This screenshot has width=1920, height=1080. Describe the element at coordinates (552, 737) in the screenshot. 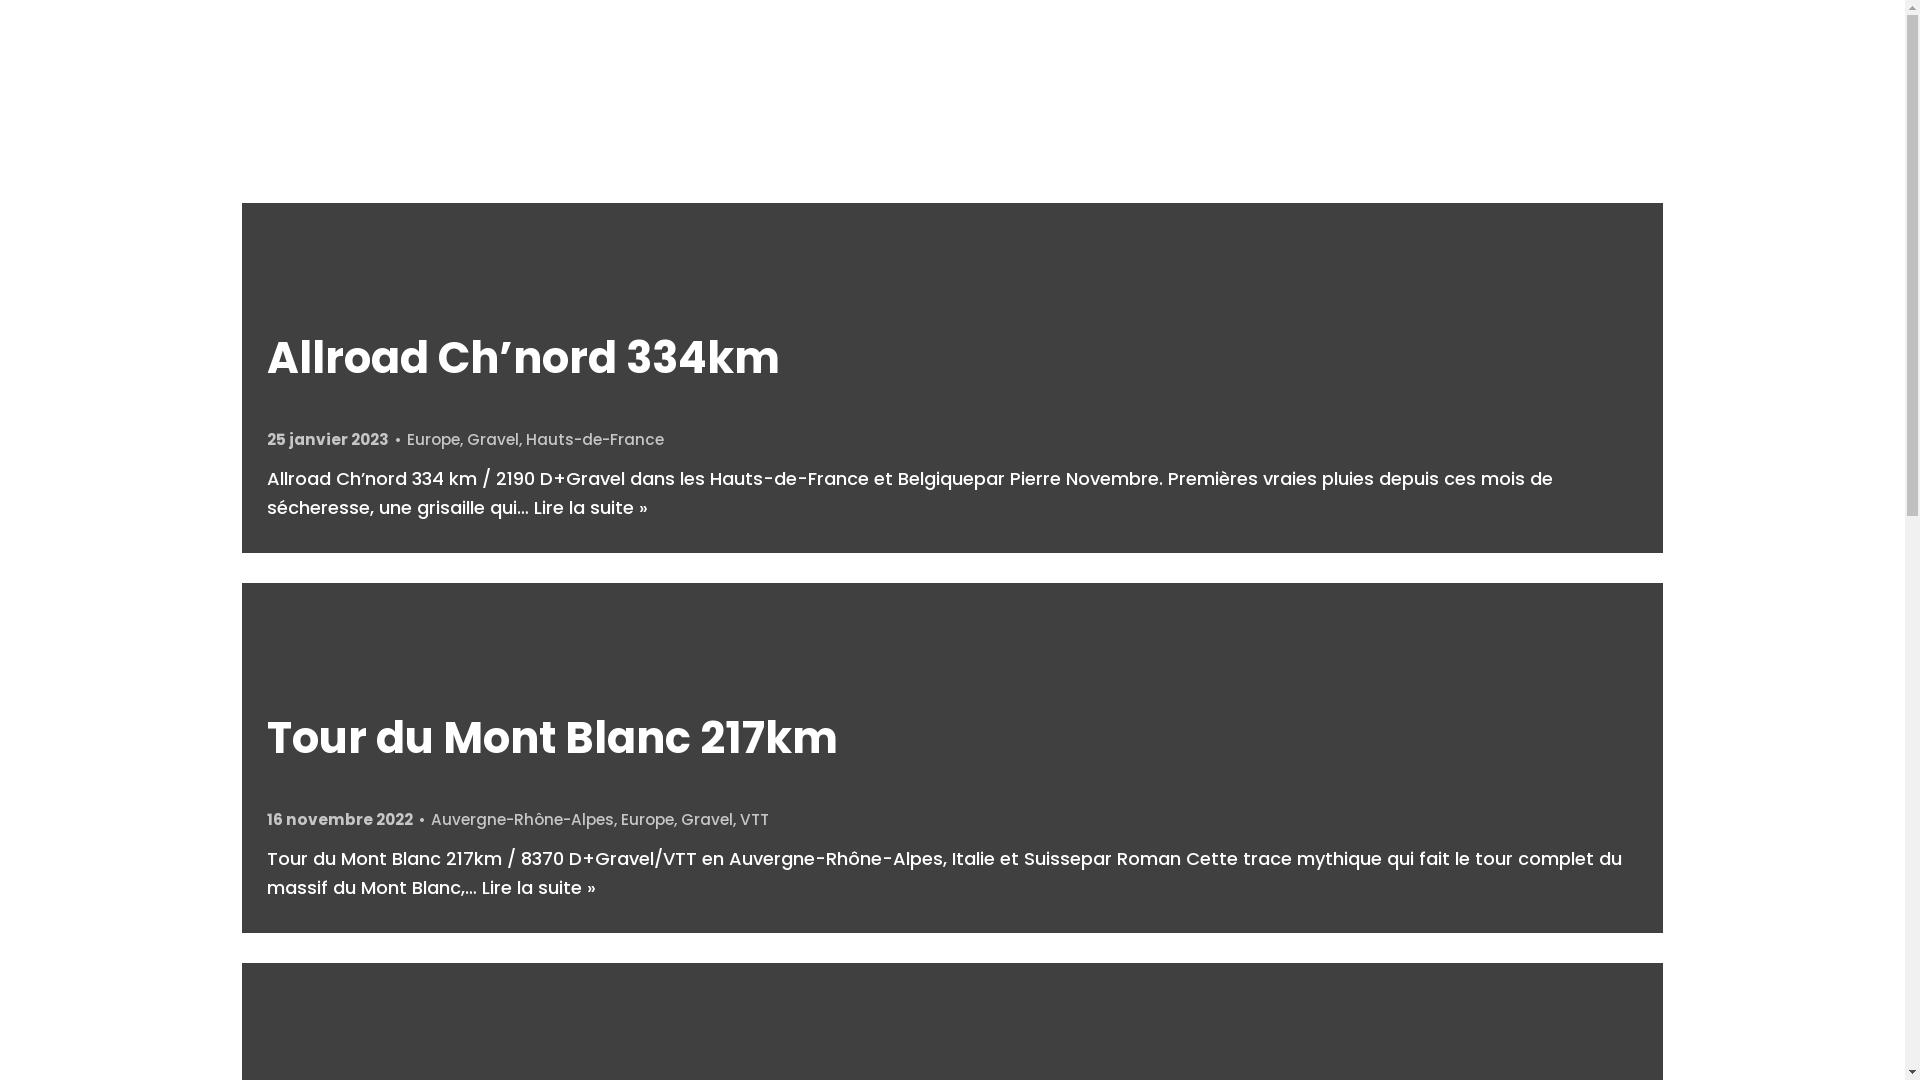

I see `'Tour du Mont Blanc 217km'` at that location.